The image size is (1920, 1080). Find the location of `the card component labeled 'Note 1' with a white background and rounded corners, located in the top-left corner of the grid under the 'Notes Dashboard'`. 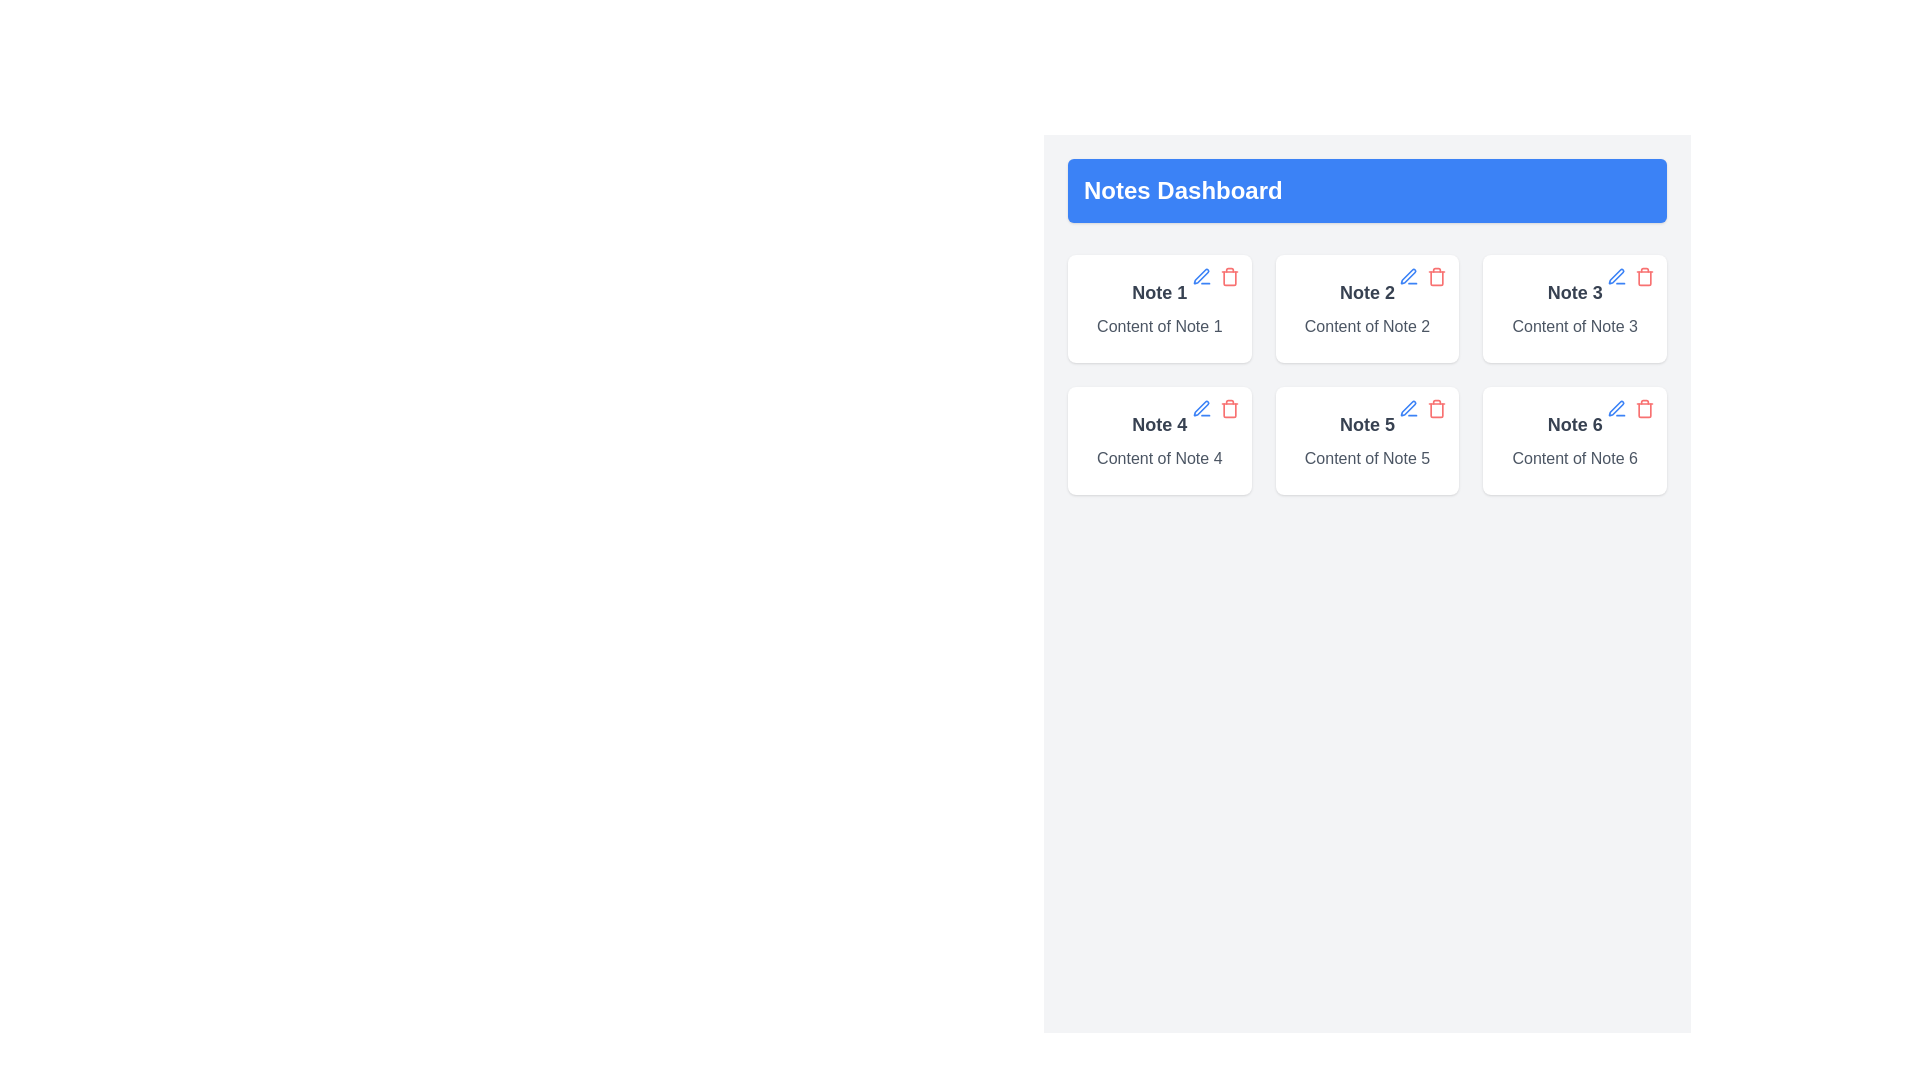

the card component labeled 'Note 1' with a white background and rounded corners, located in the top-left corner of the grid under the 'Notes Dashboard' is located at coordinates (1159, 308).